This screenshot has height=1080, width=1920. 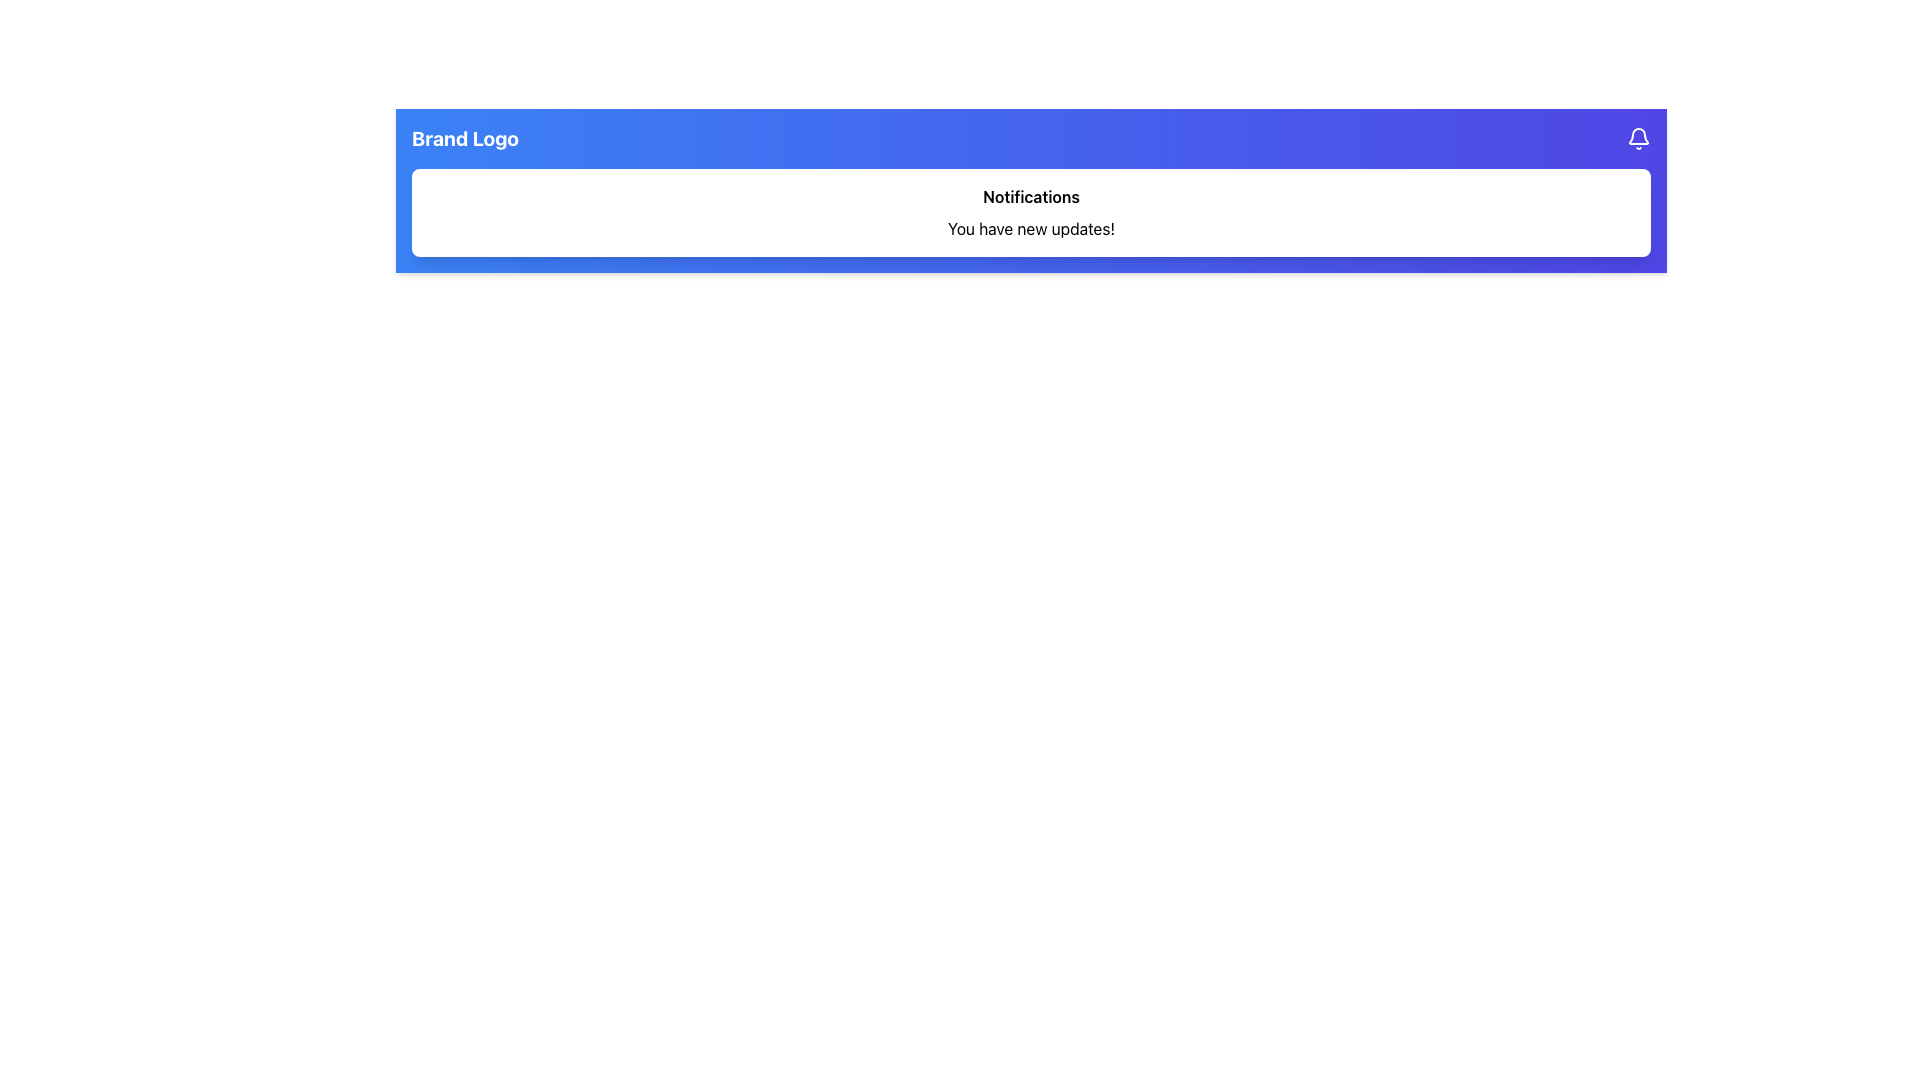 I want to click on the static text notification that reads 'You have new updates!' located below the 'Notifications' heading in the card layout, so click(x=1031, y=227).